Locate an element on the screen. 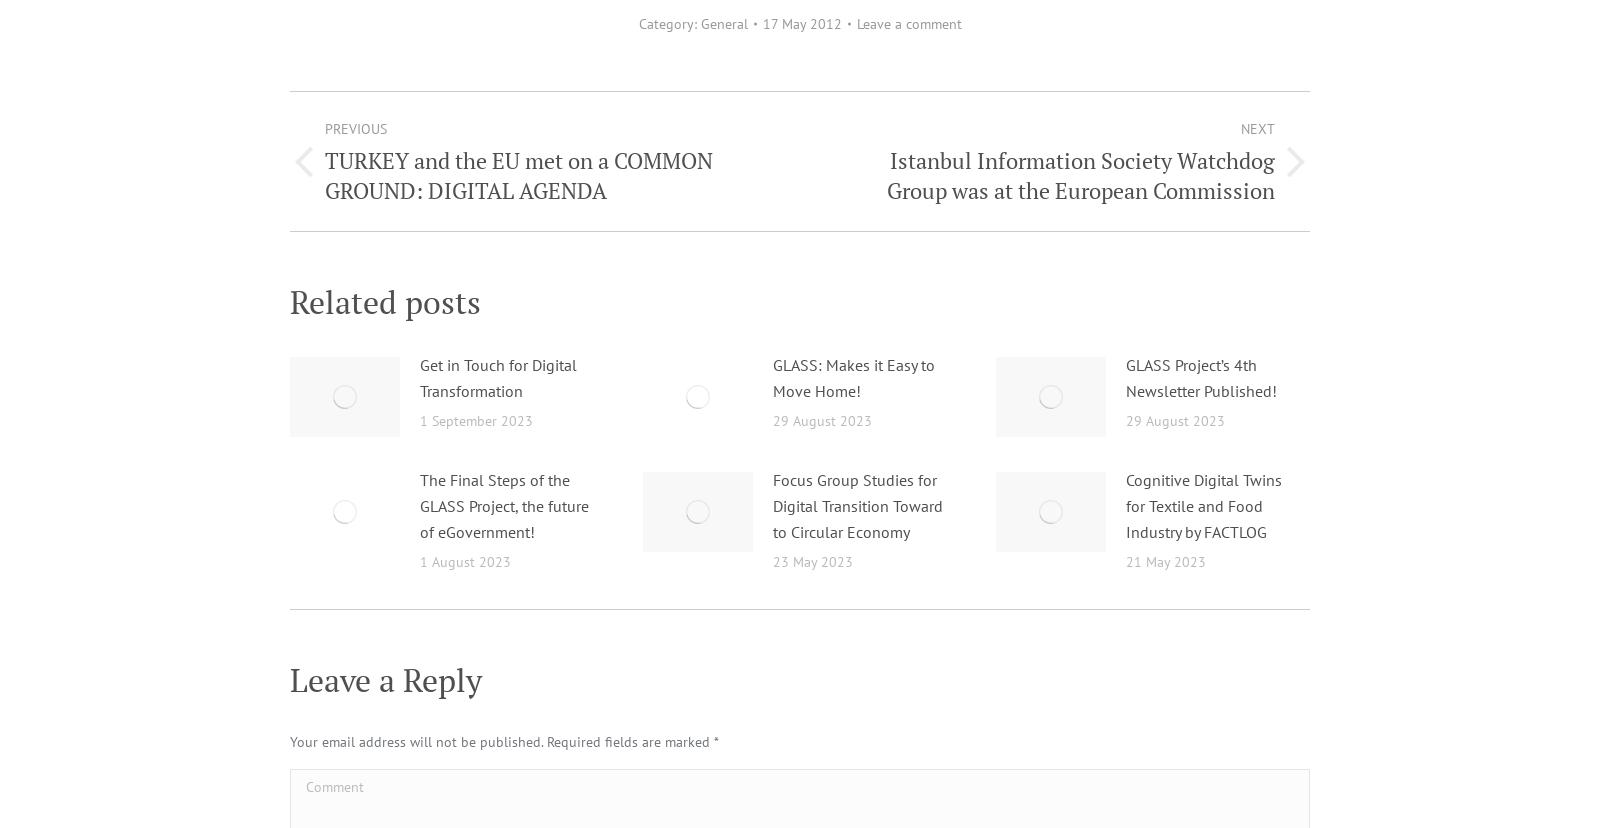 Image resolution: width=1600 pixels, height=828 pixels. '21 May 2023' is located at coordinates (1166, 561).